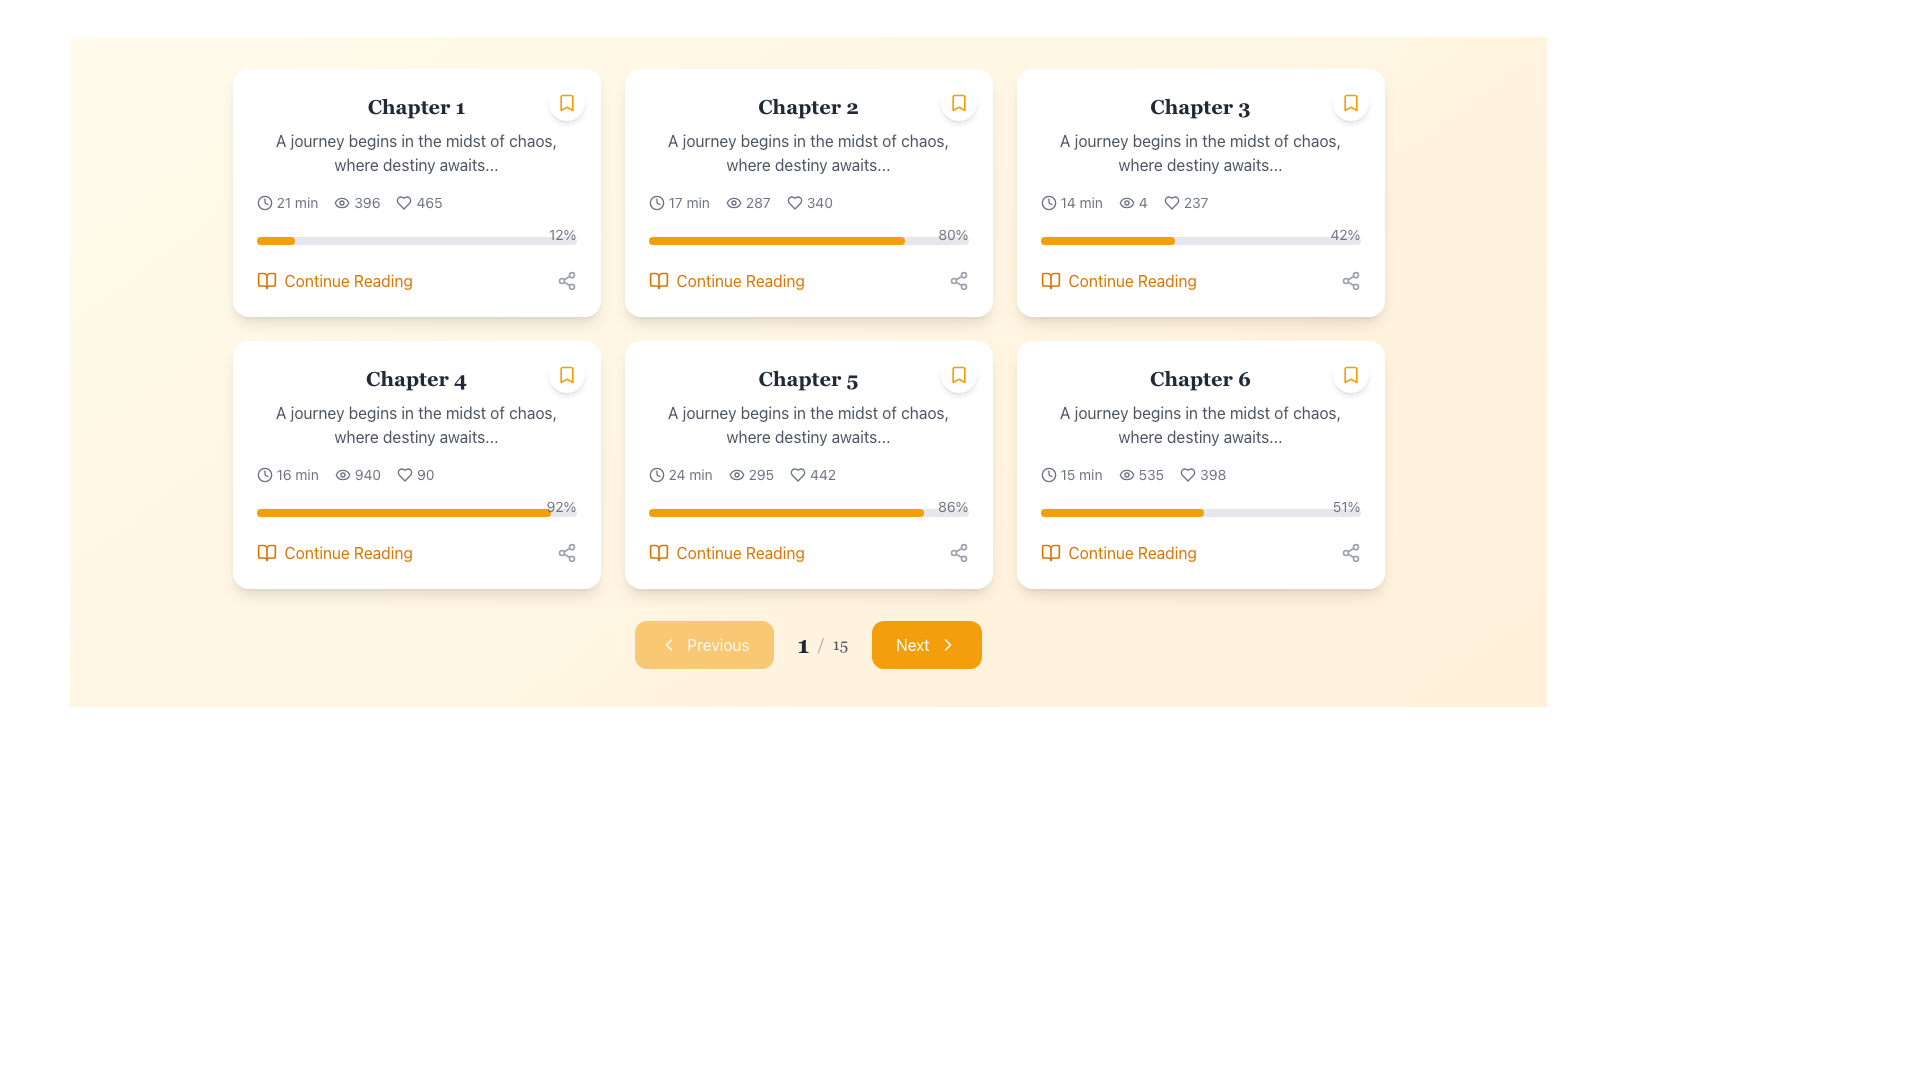 The width and height of the screenshot is (1920, 1080). I want to click on the text block that serves as a brief description or introductory text for Chapter 1, located within the card labeled 'Chapter 1' in the top-left corner of the grid layout, so click(415, 152).